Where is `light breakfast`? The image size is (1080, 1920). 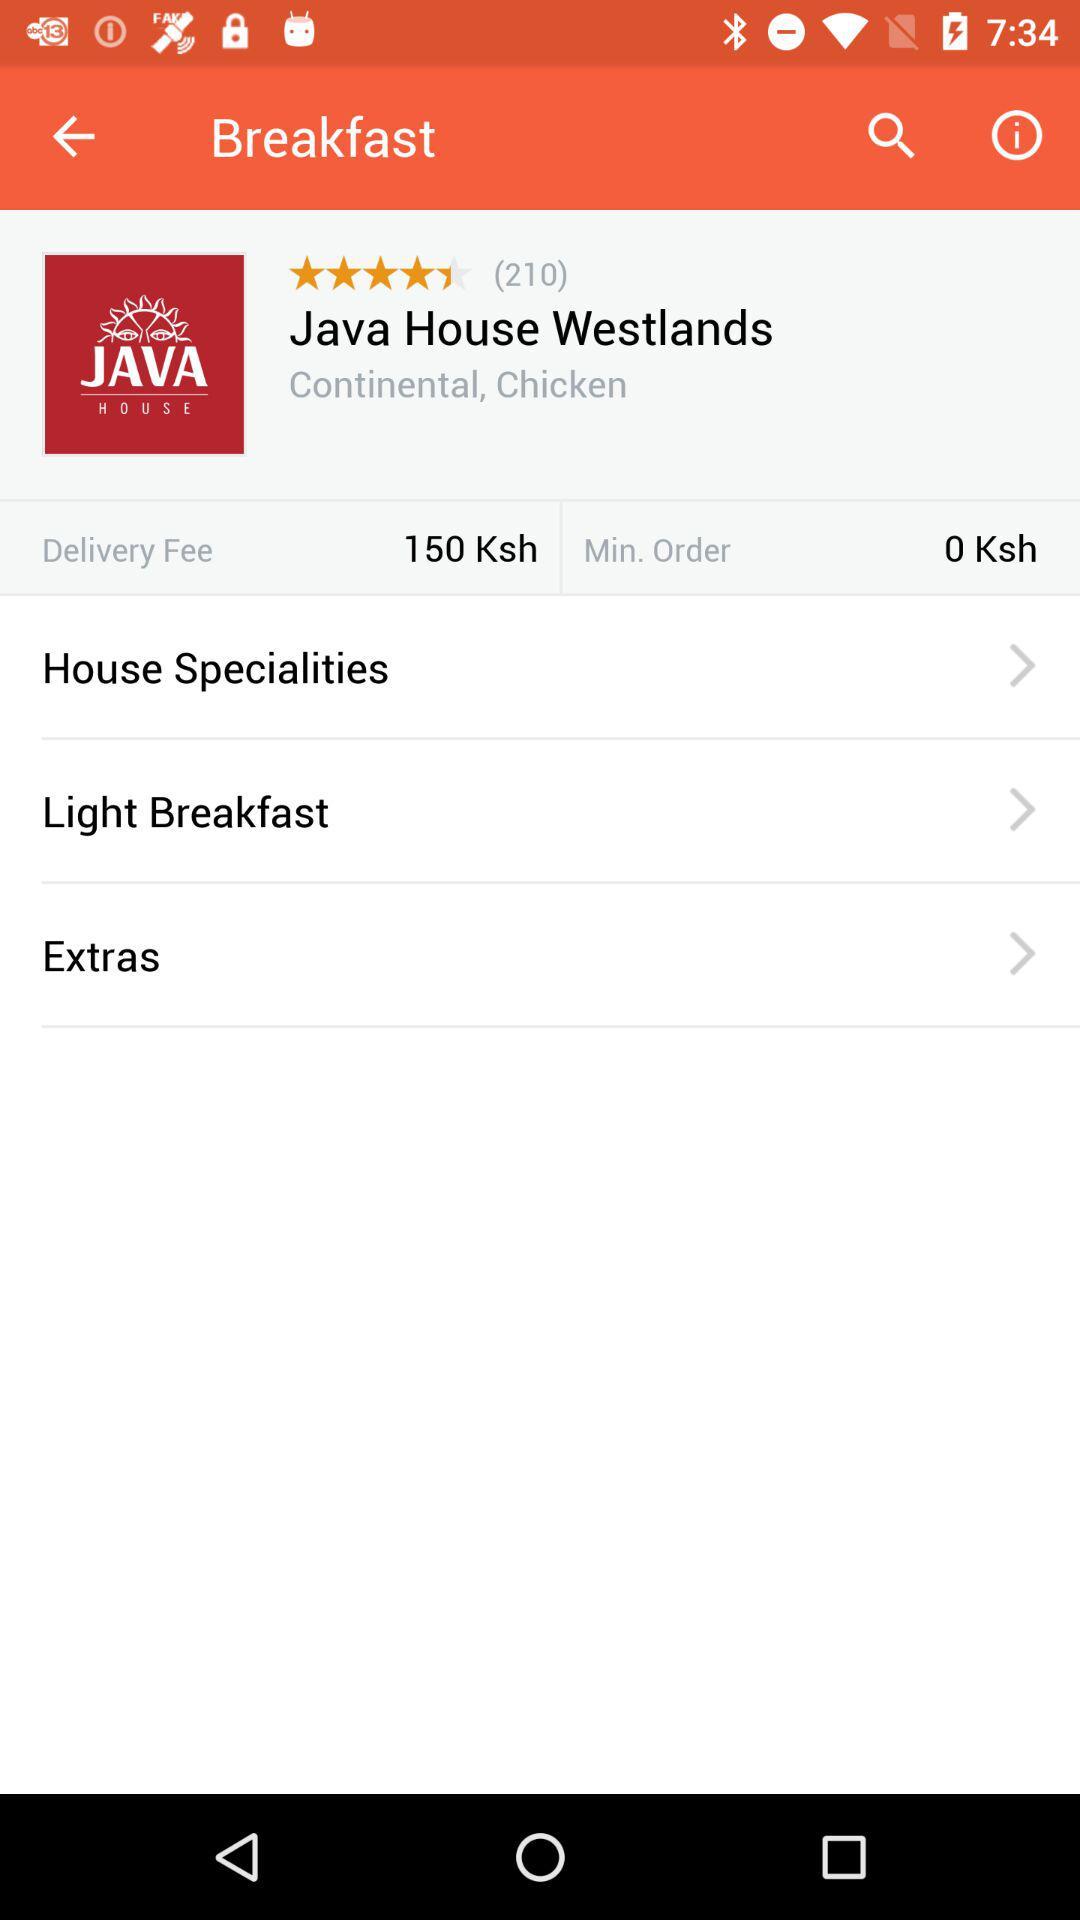 light breakfast is located at coordinates (482, 810).